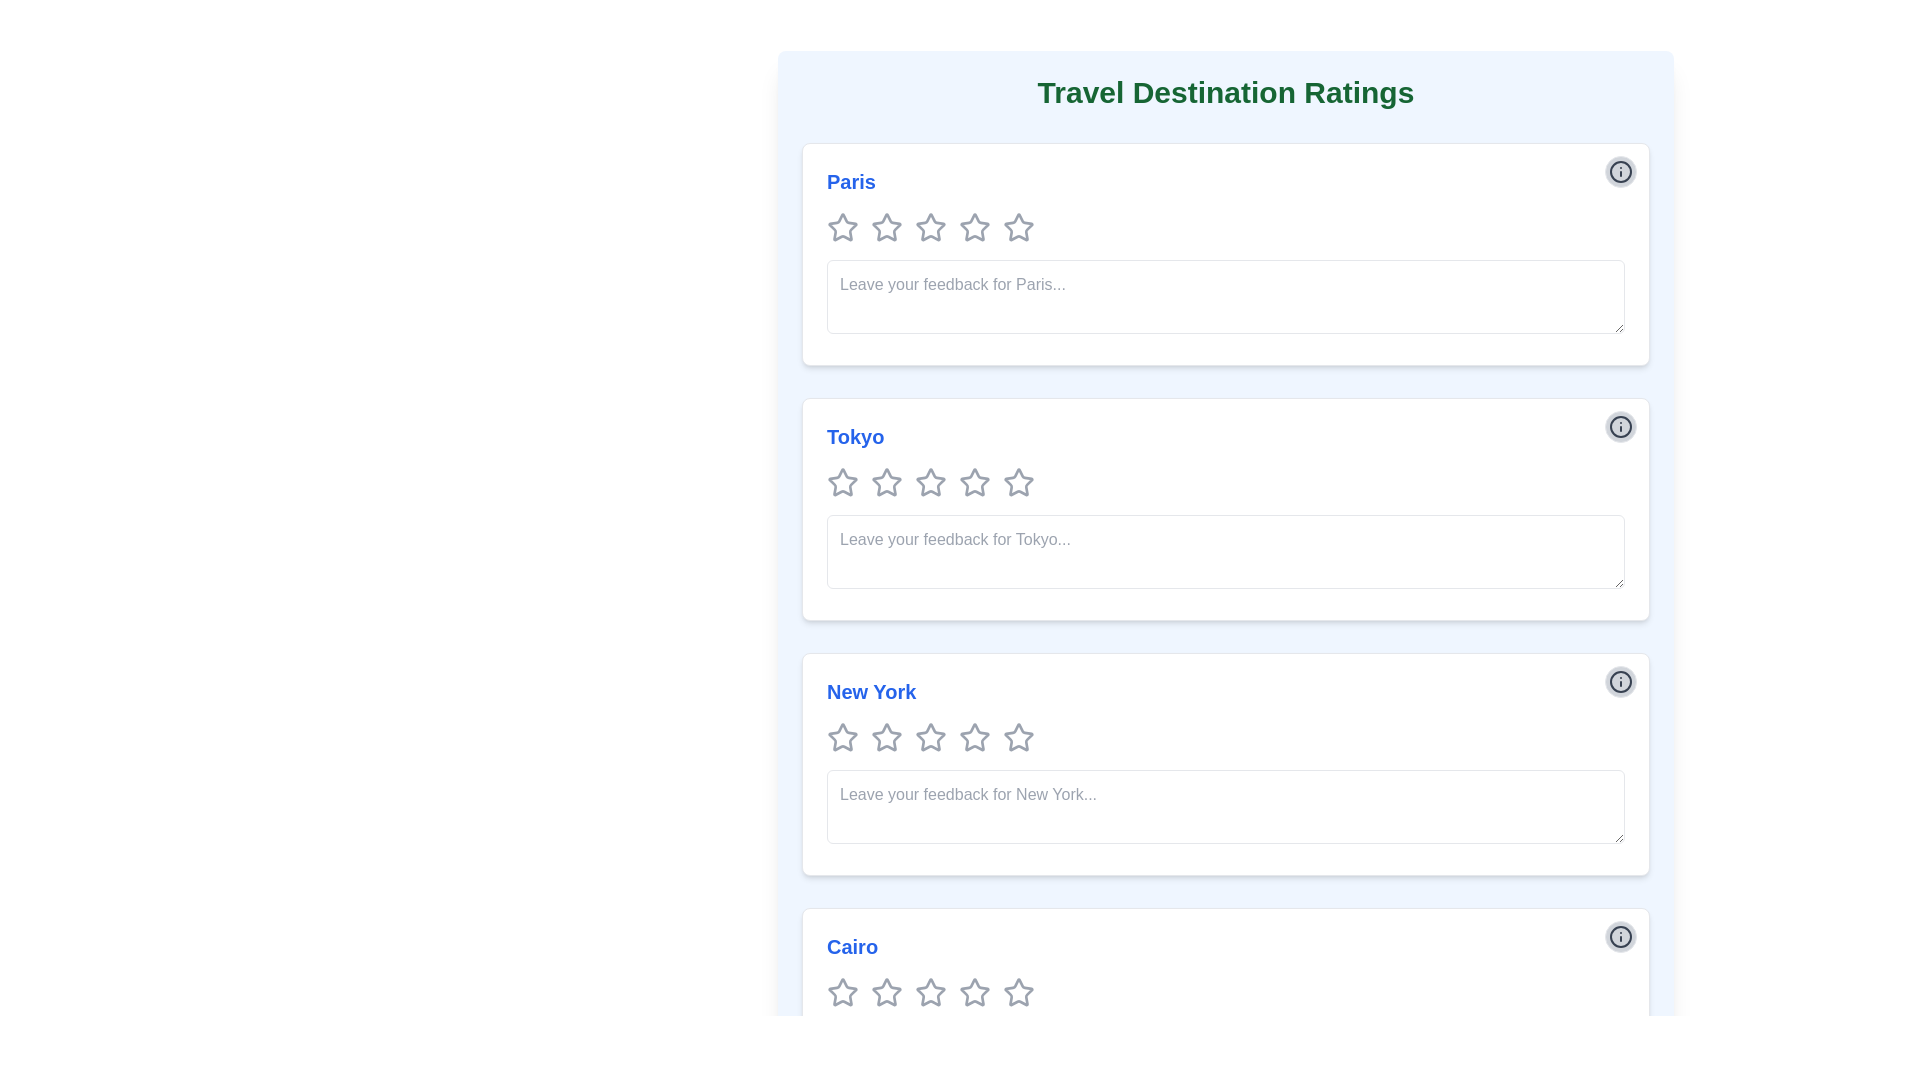 This screenshot has height=1080, width=1920. I want to click on the unfilled star rating icon for 'New York', so click(843, 737).